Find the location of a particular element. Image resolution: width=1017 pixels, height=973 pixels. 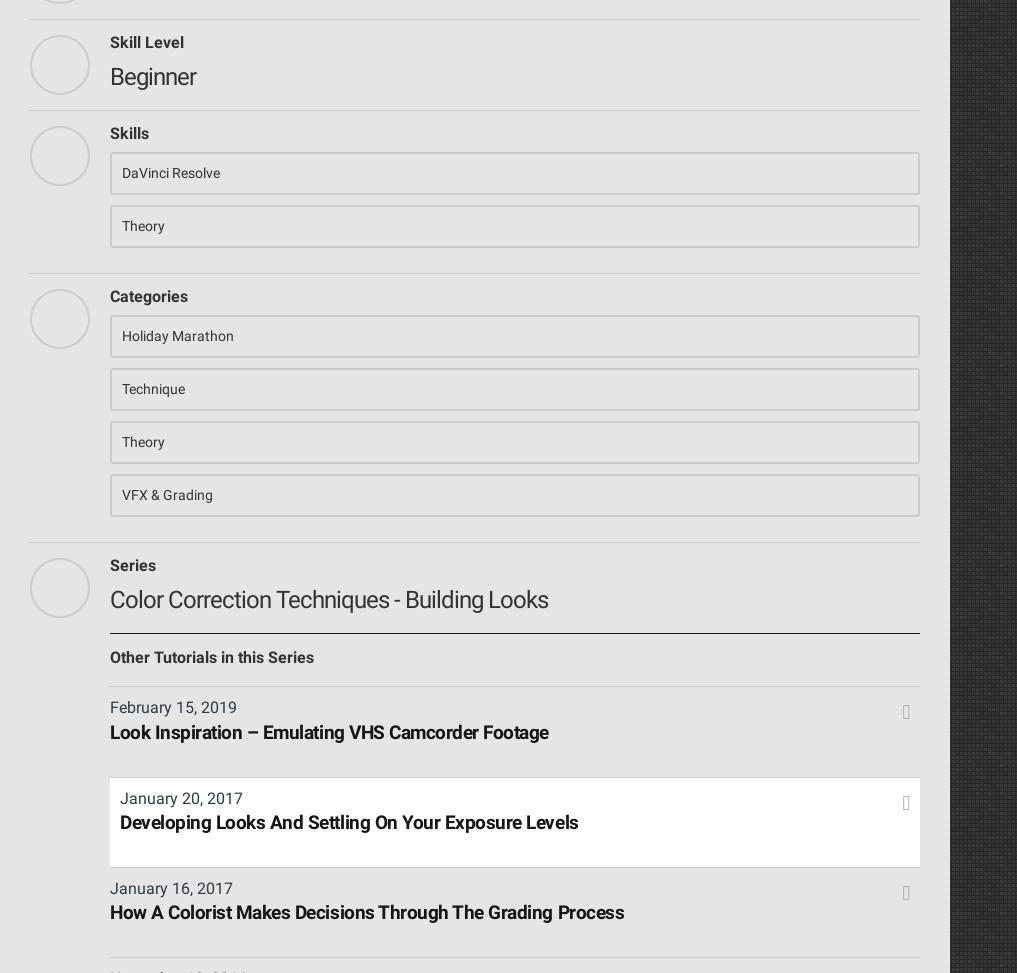

'Categories' is located at coordinates (147, 295).